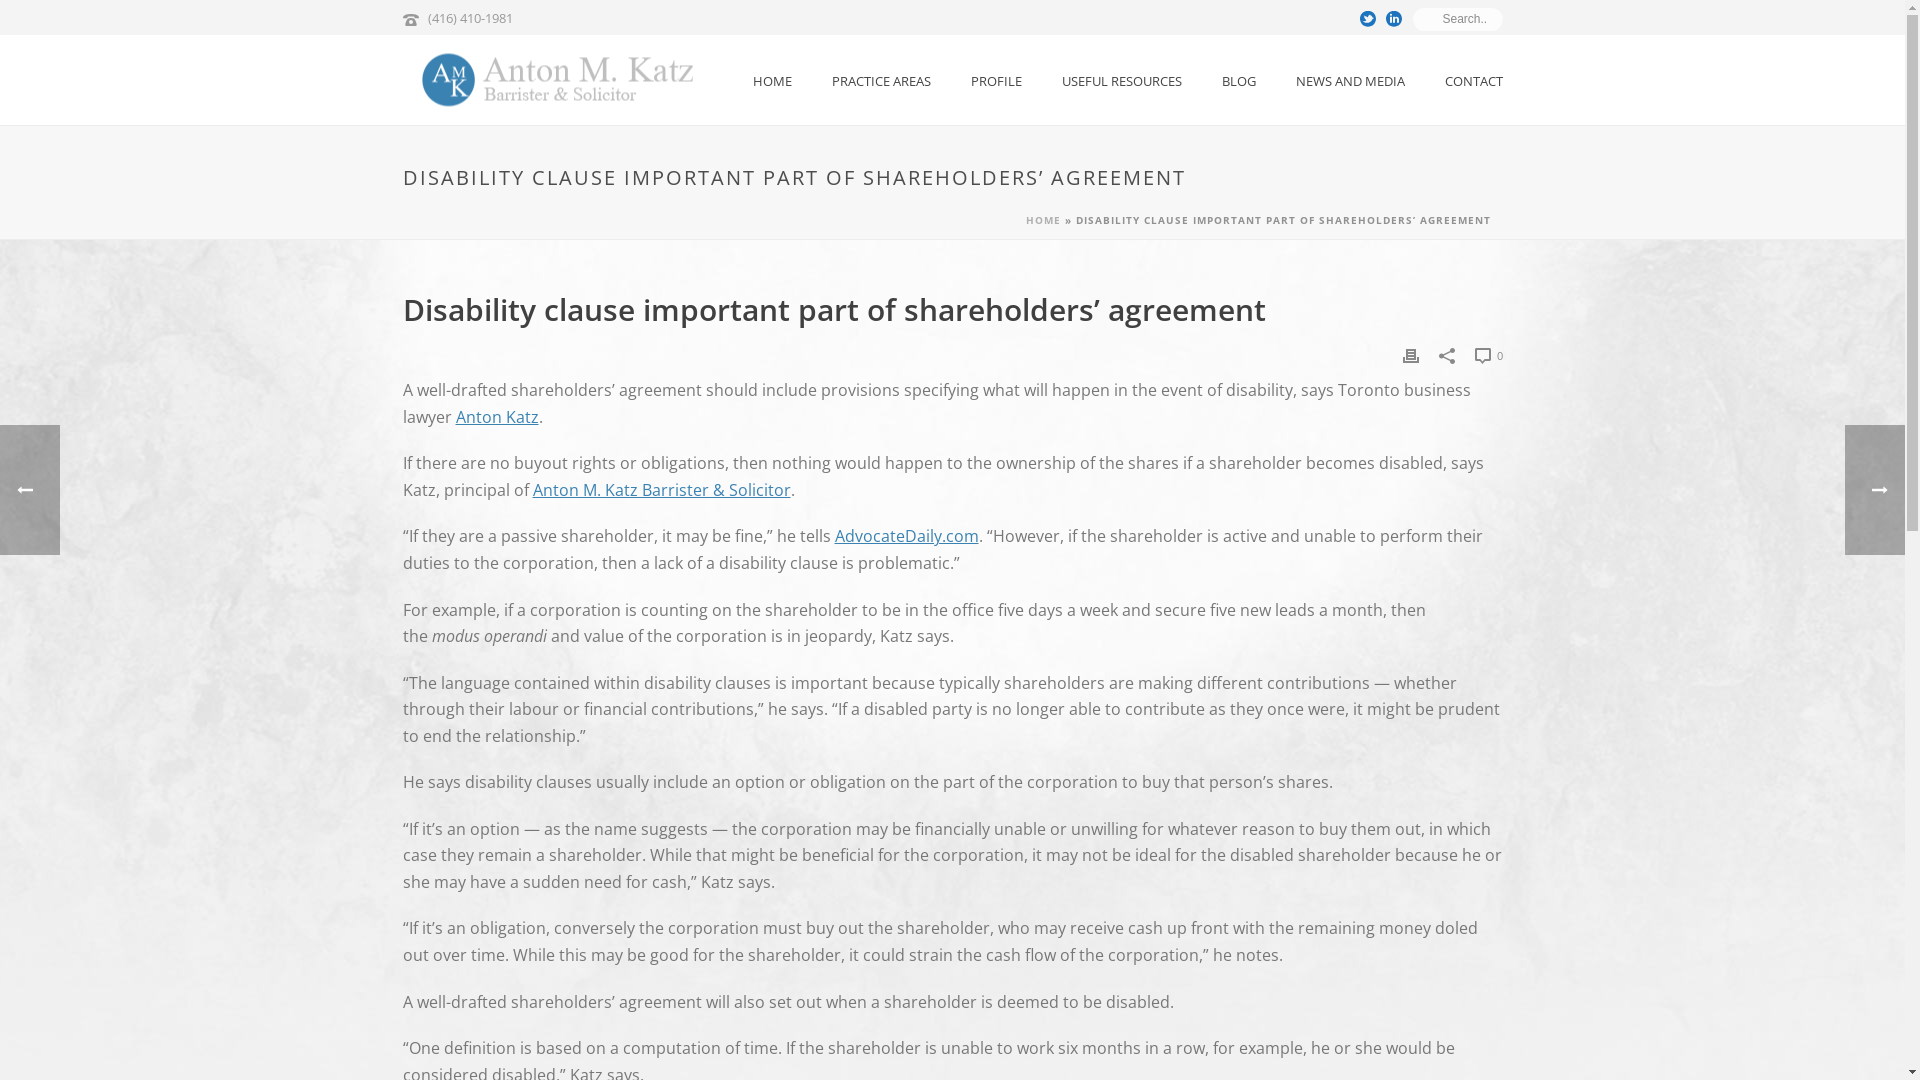 The image size is (1920, 1080). I want to click on 'USEFUL RESOURCES', so click(1122, 80).